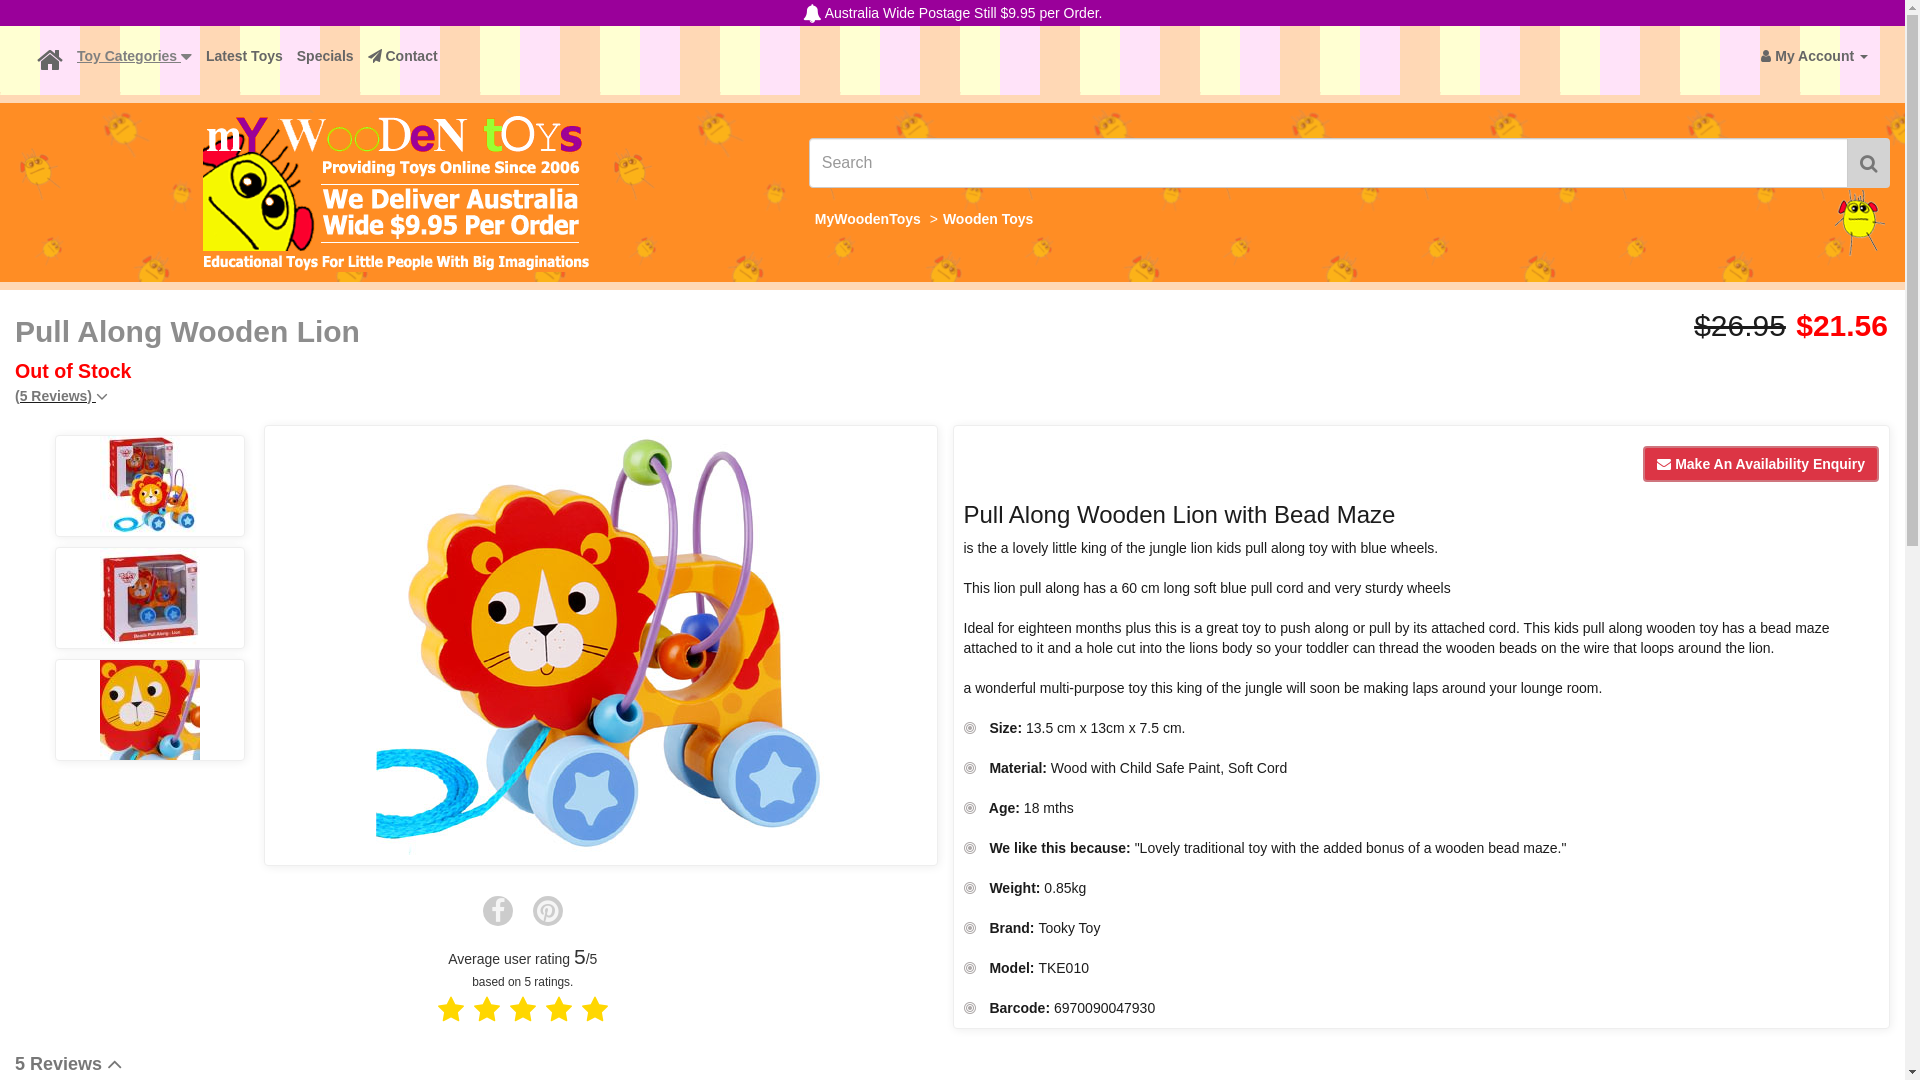 The height and width of the screenshot is (1080, 1920). What do you see at coordinates (148, 596) in the screenshot?
I see `'Pull Along Wooden Lion Detail-Two'` at bounding box center [148, 596].